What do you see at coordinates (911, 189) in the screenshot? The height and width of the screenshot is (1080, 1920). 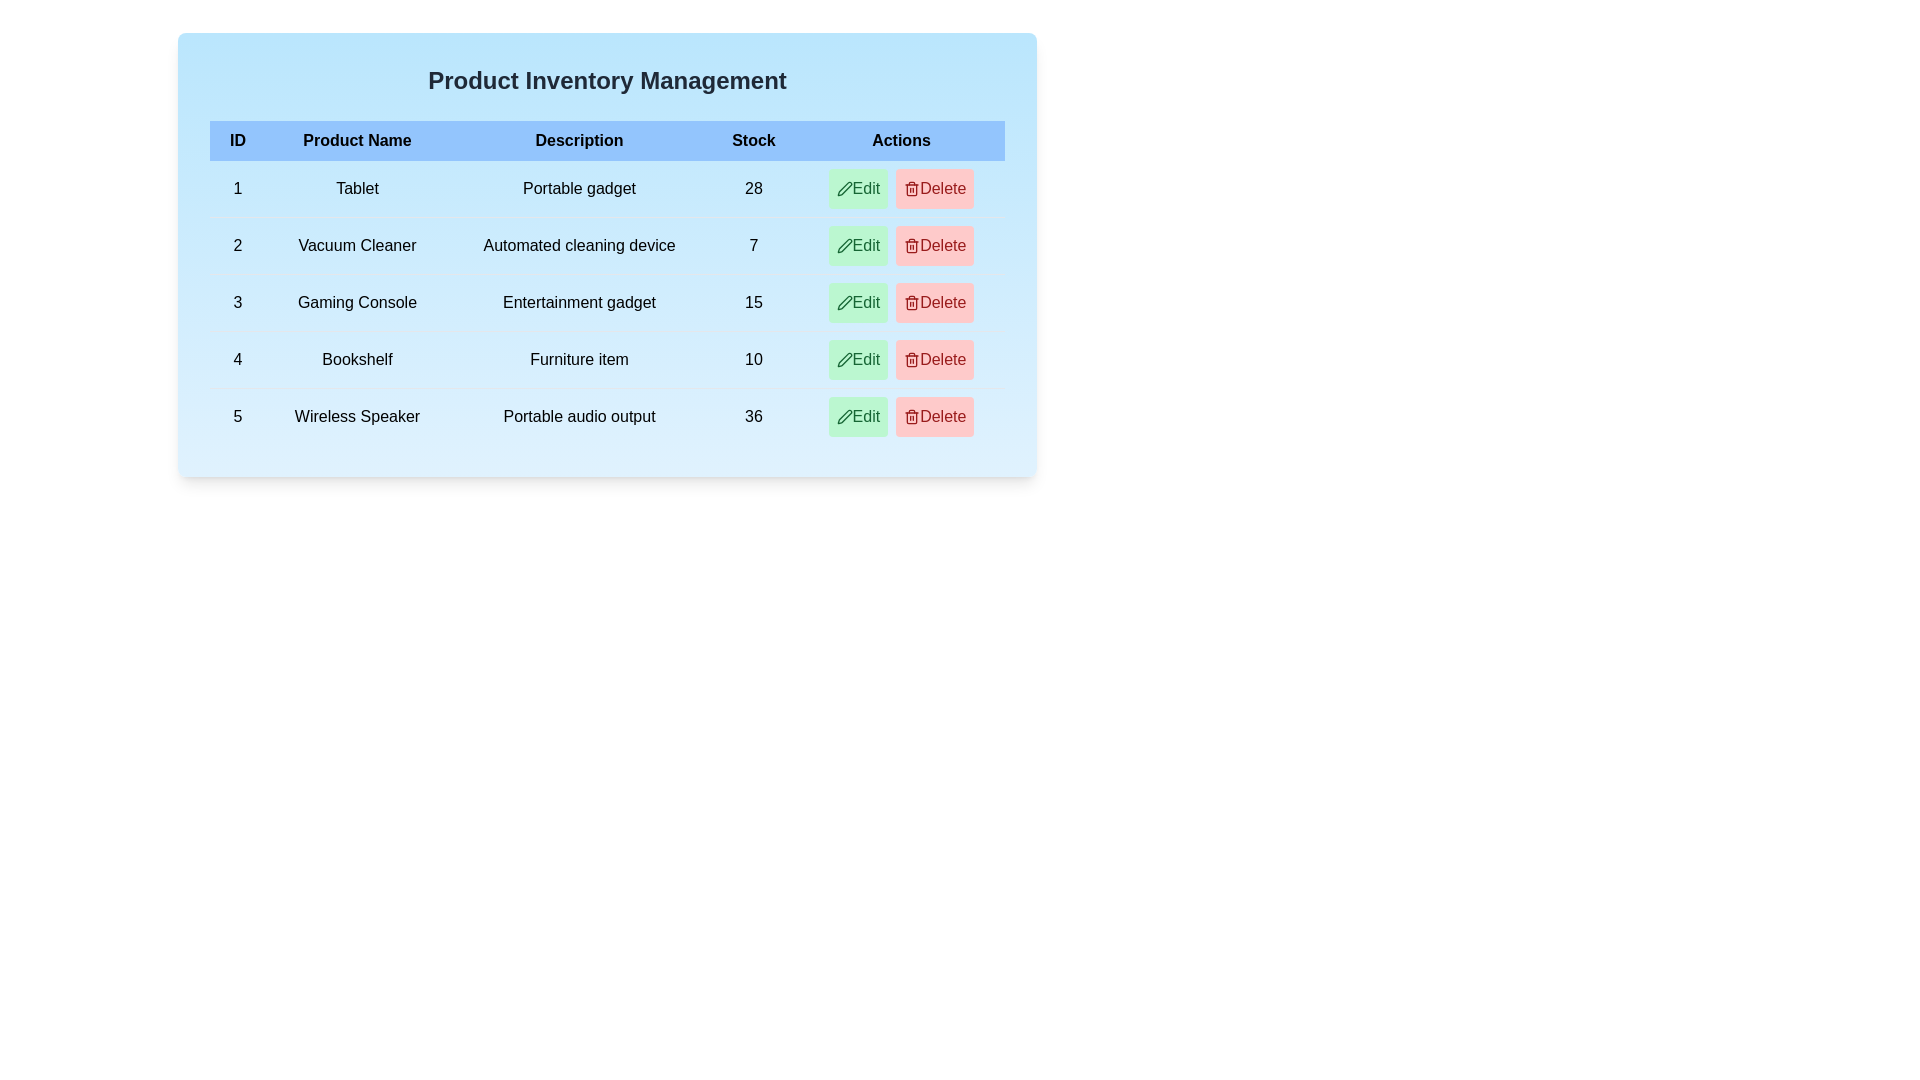 I see `the red trash can icon inside the 'Delete' button in the second row of the product inventory table` at bounding box center [911, 189].